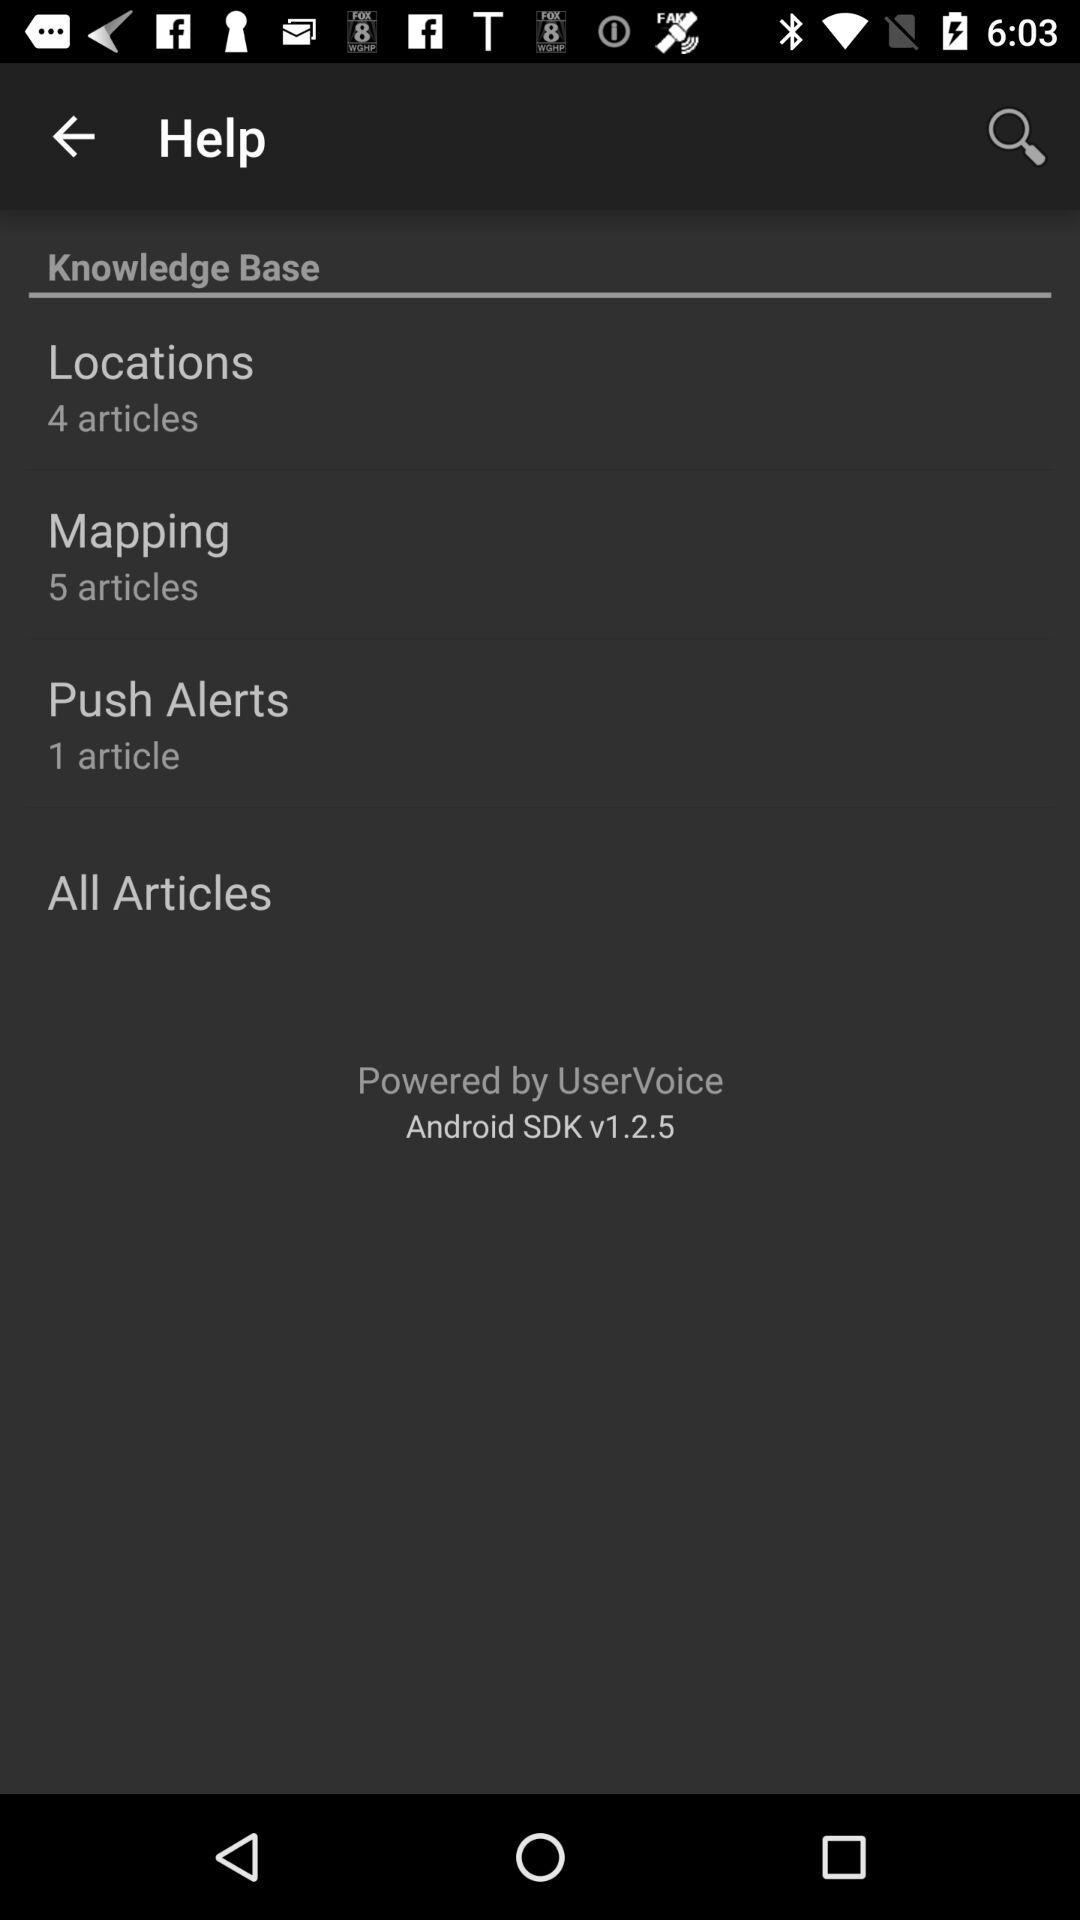 The width and height of the screenshot is (1080, 1920). I want to click on app next to help, so click(1017, 135).